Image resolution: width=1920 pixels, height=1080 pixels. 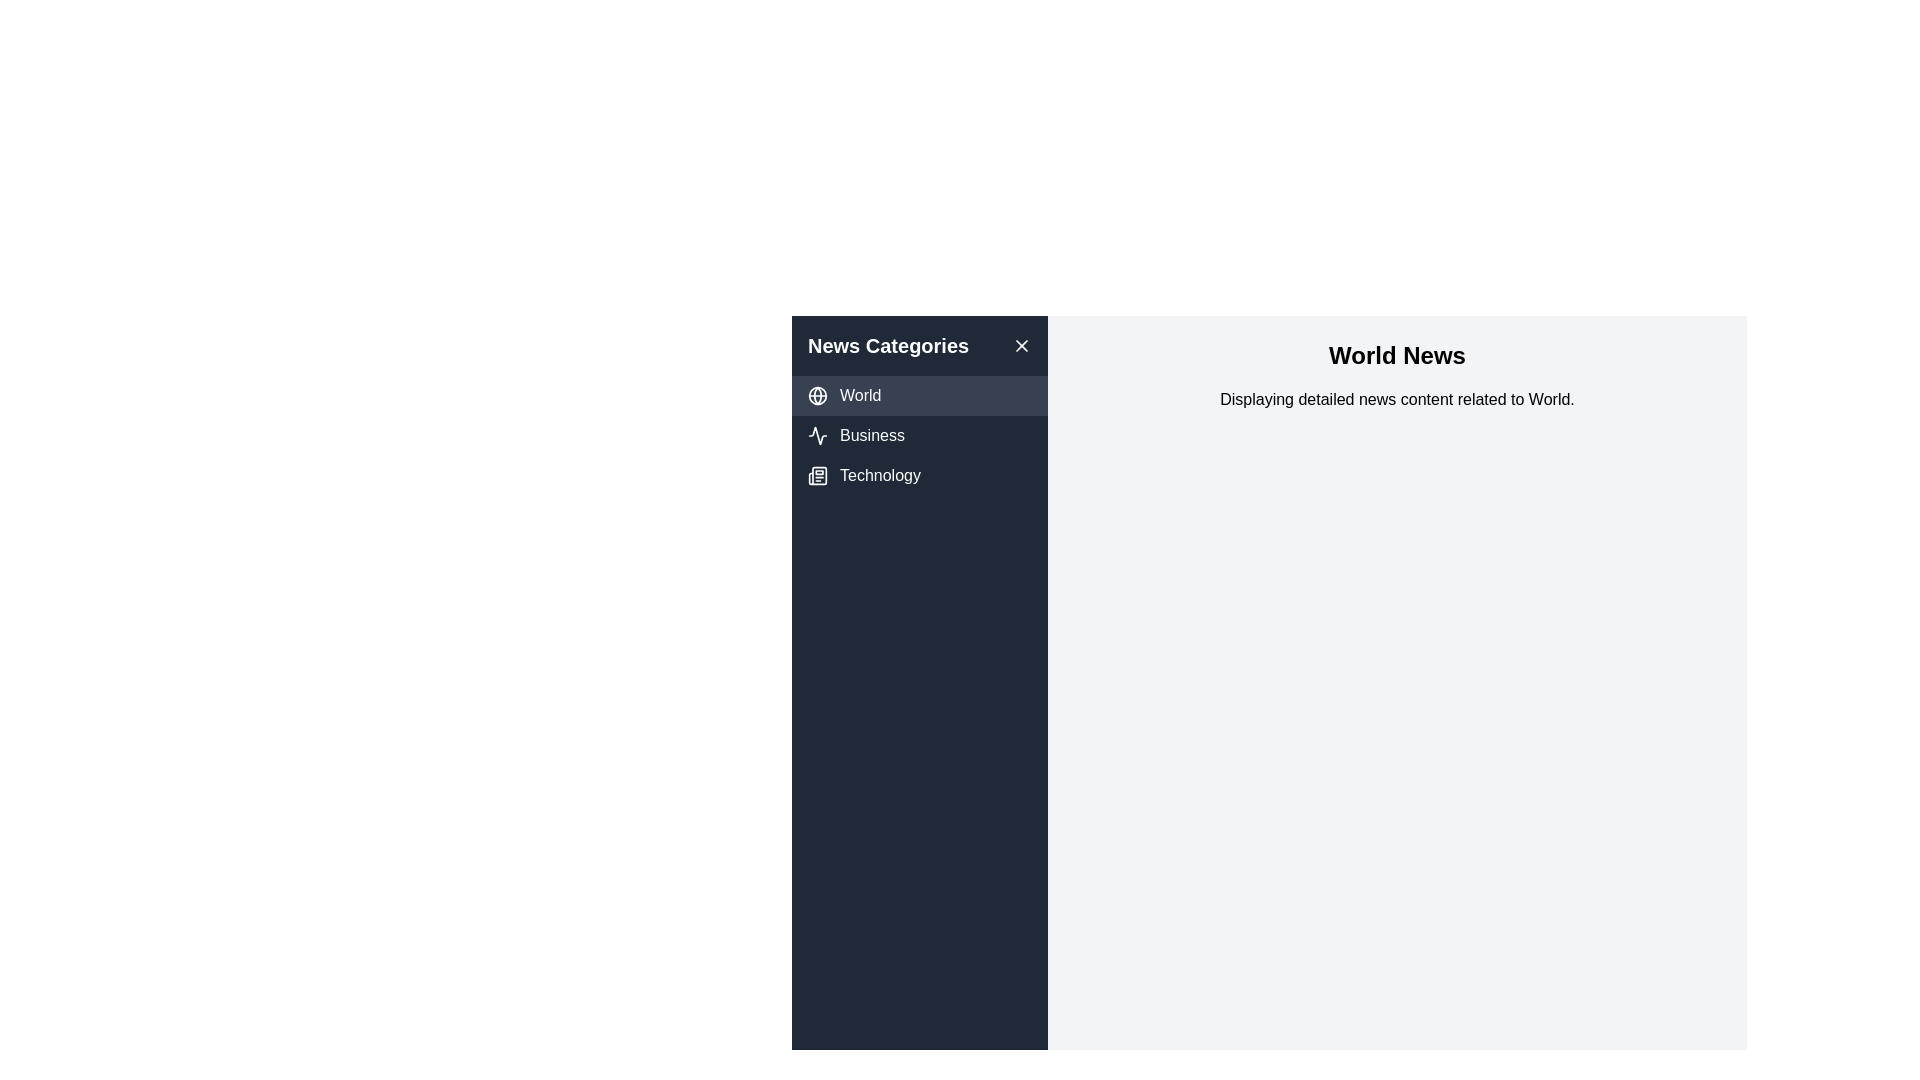 I want to click on the news category Technology to observe the hover effect, so click(x=919, y=475).